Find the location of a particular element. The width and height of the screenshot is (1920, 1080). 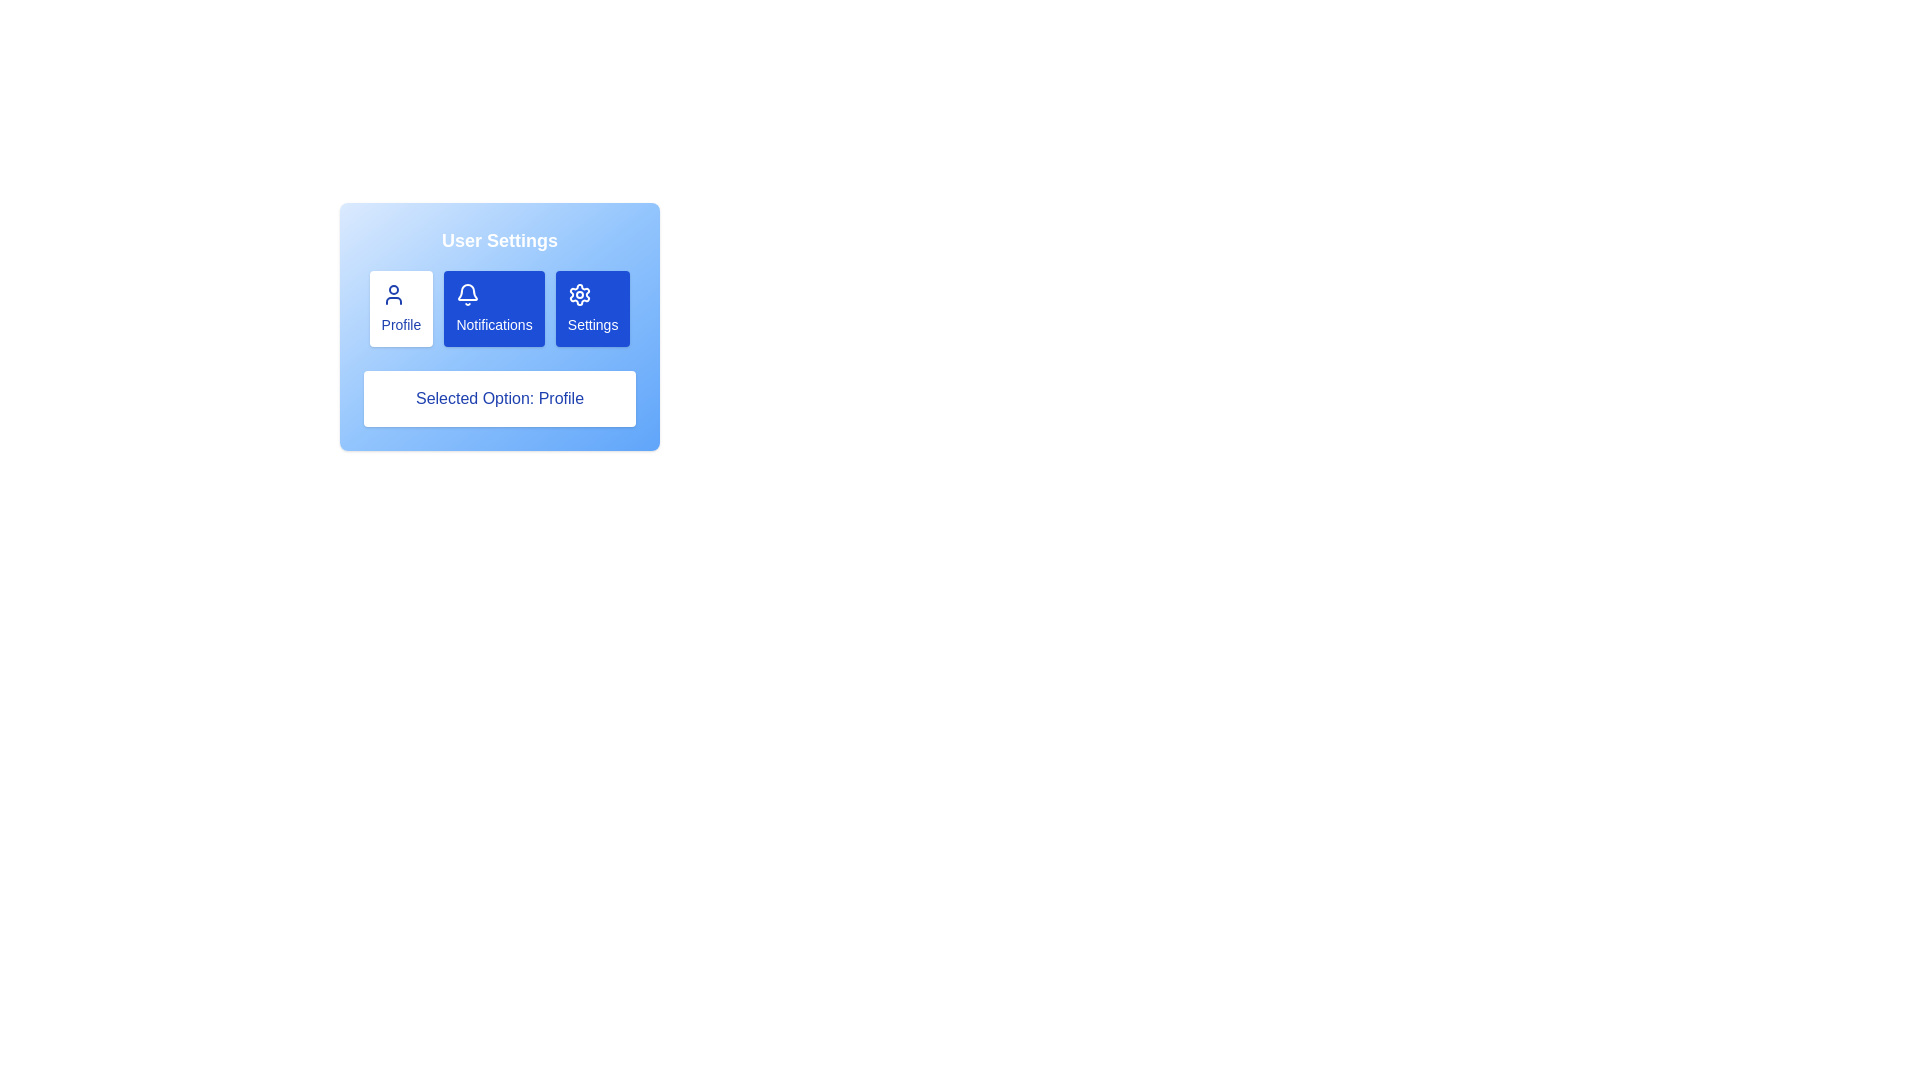

the button corresponding to the Notifications section is located at coordinates (494, 308).